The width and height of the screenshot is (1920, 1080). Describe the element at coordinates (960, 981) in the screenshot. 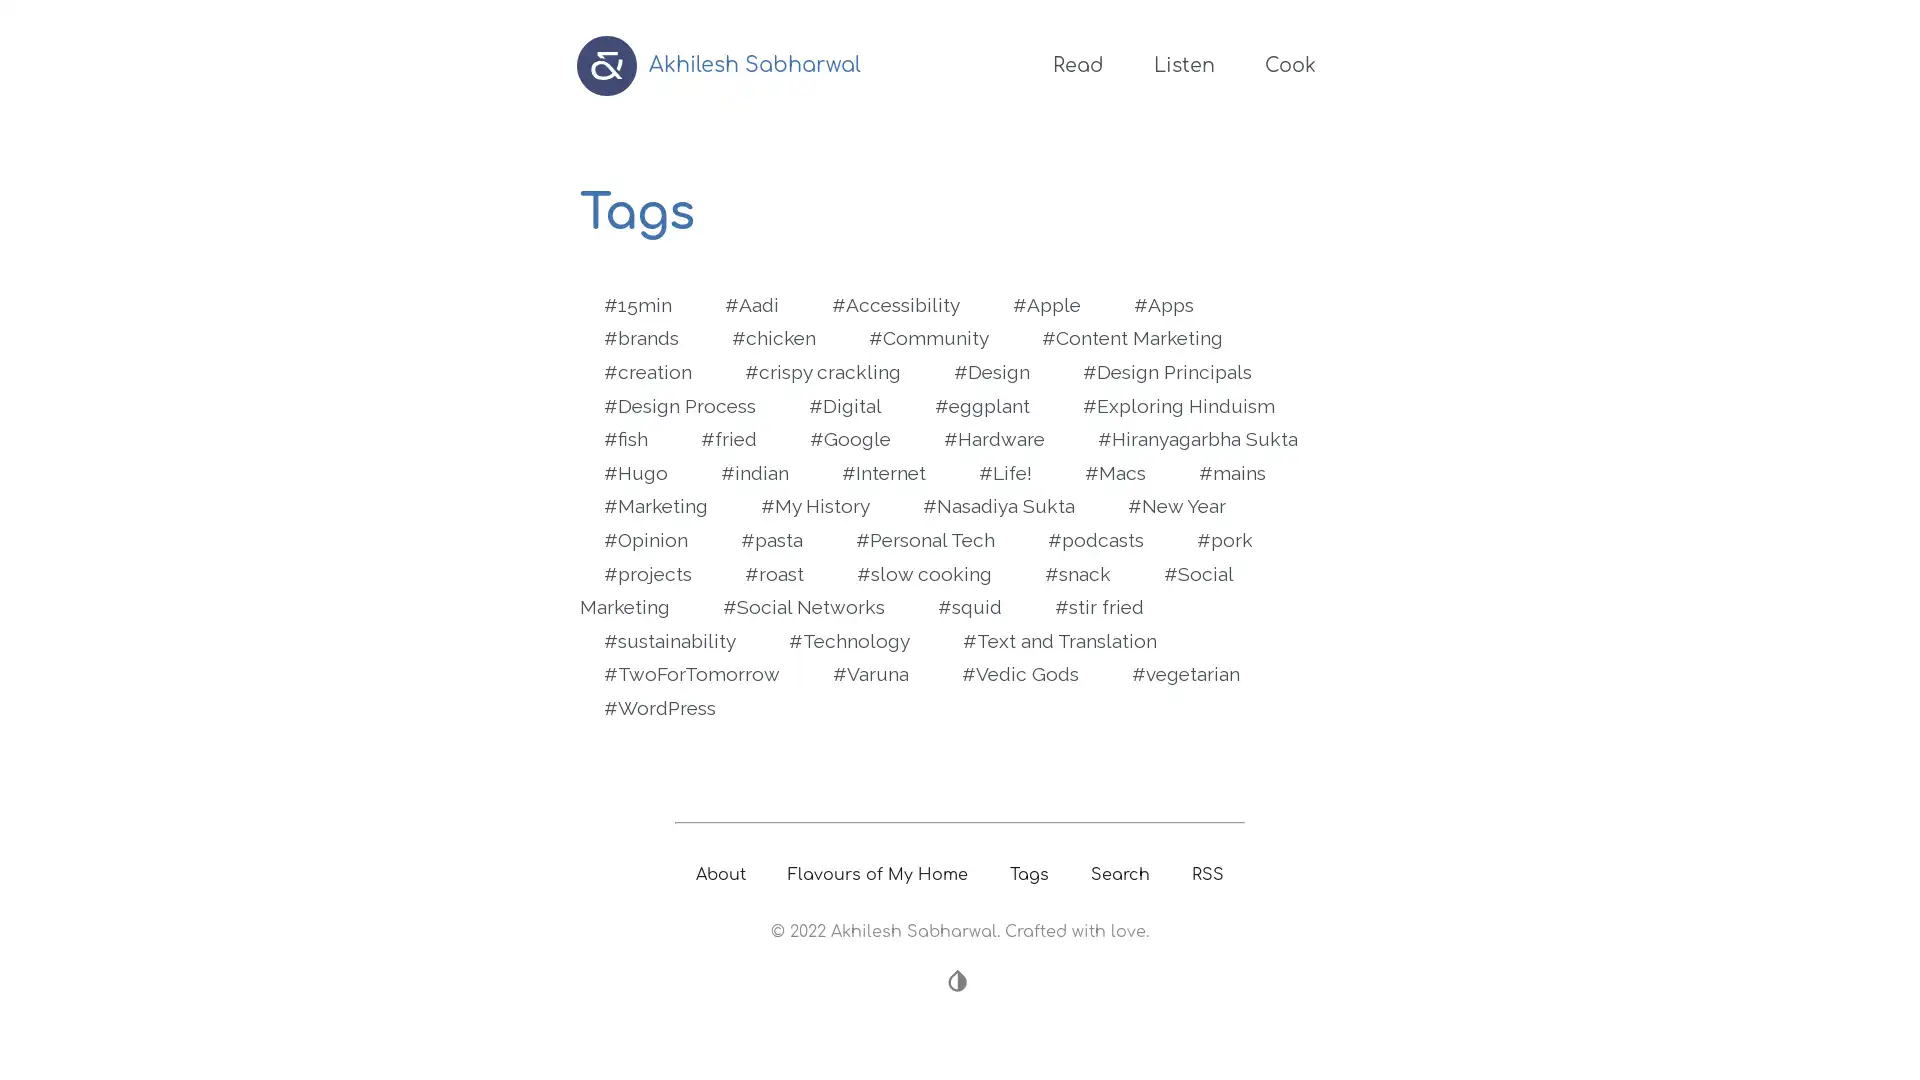

I see `Dark mode` at that location.